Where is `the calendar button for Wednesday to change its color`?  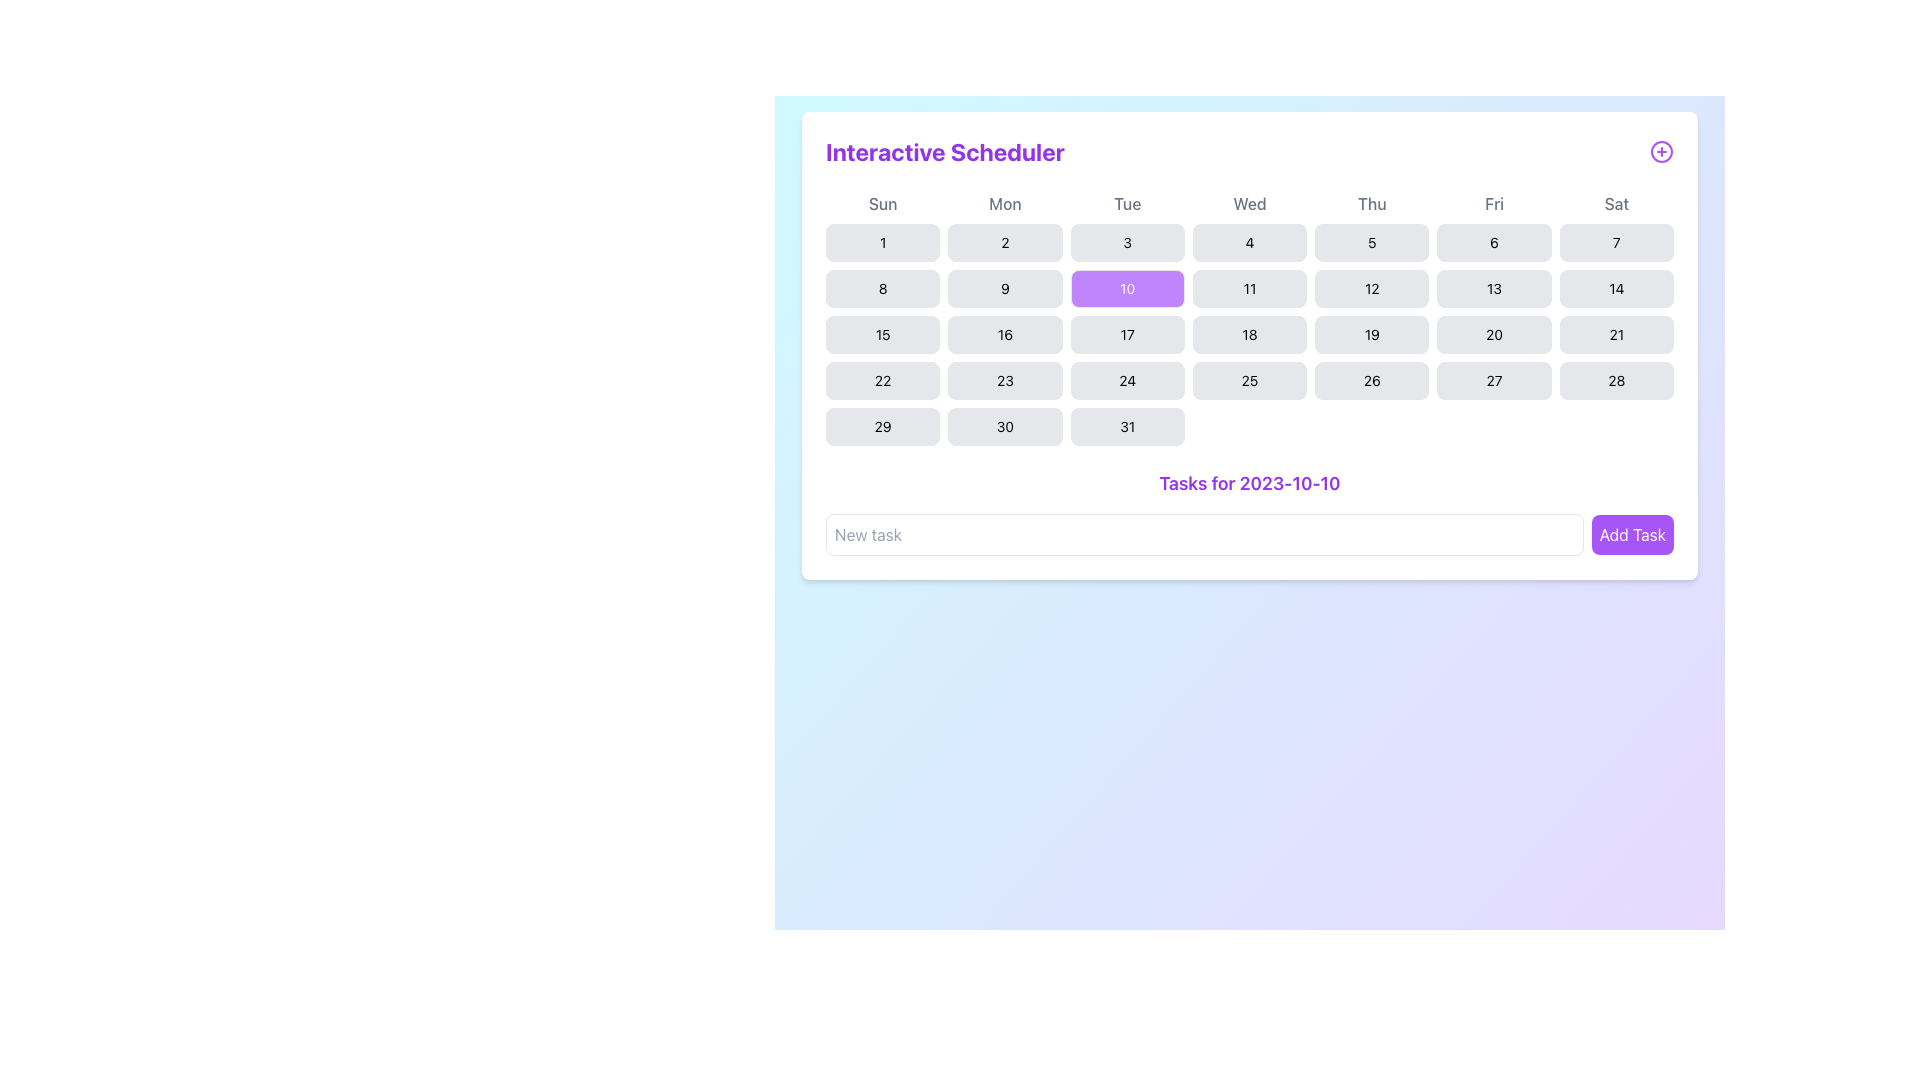 the calendar button for Wednesday to change its color is located at coordinates (1248, 242).